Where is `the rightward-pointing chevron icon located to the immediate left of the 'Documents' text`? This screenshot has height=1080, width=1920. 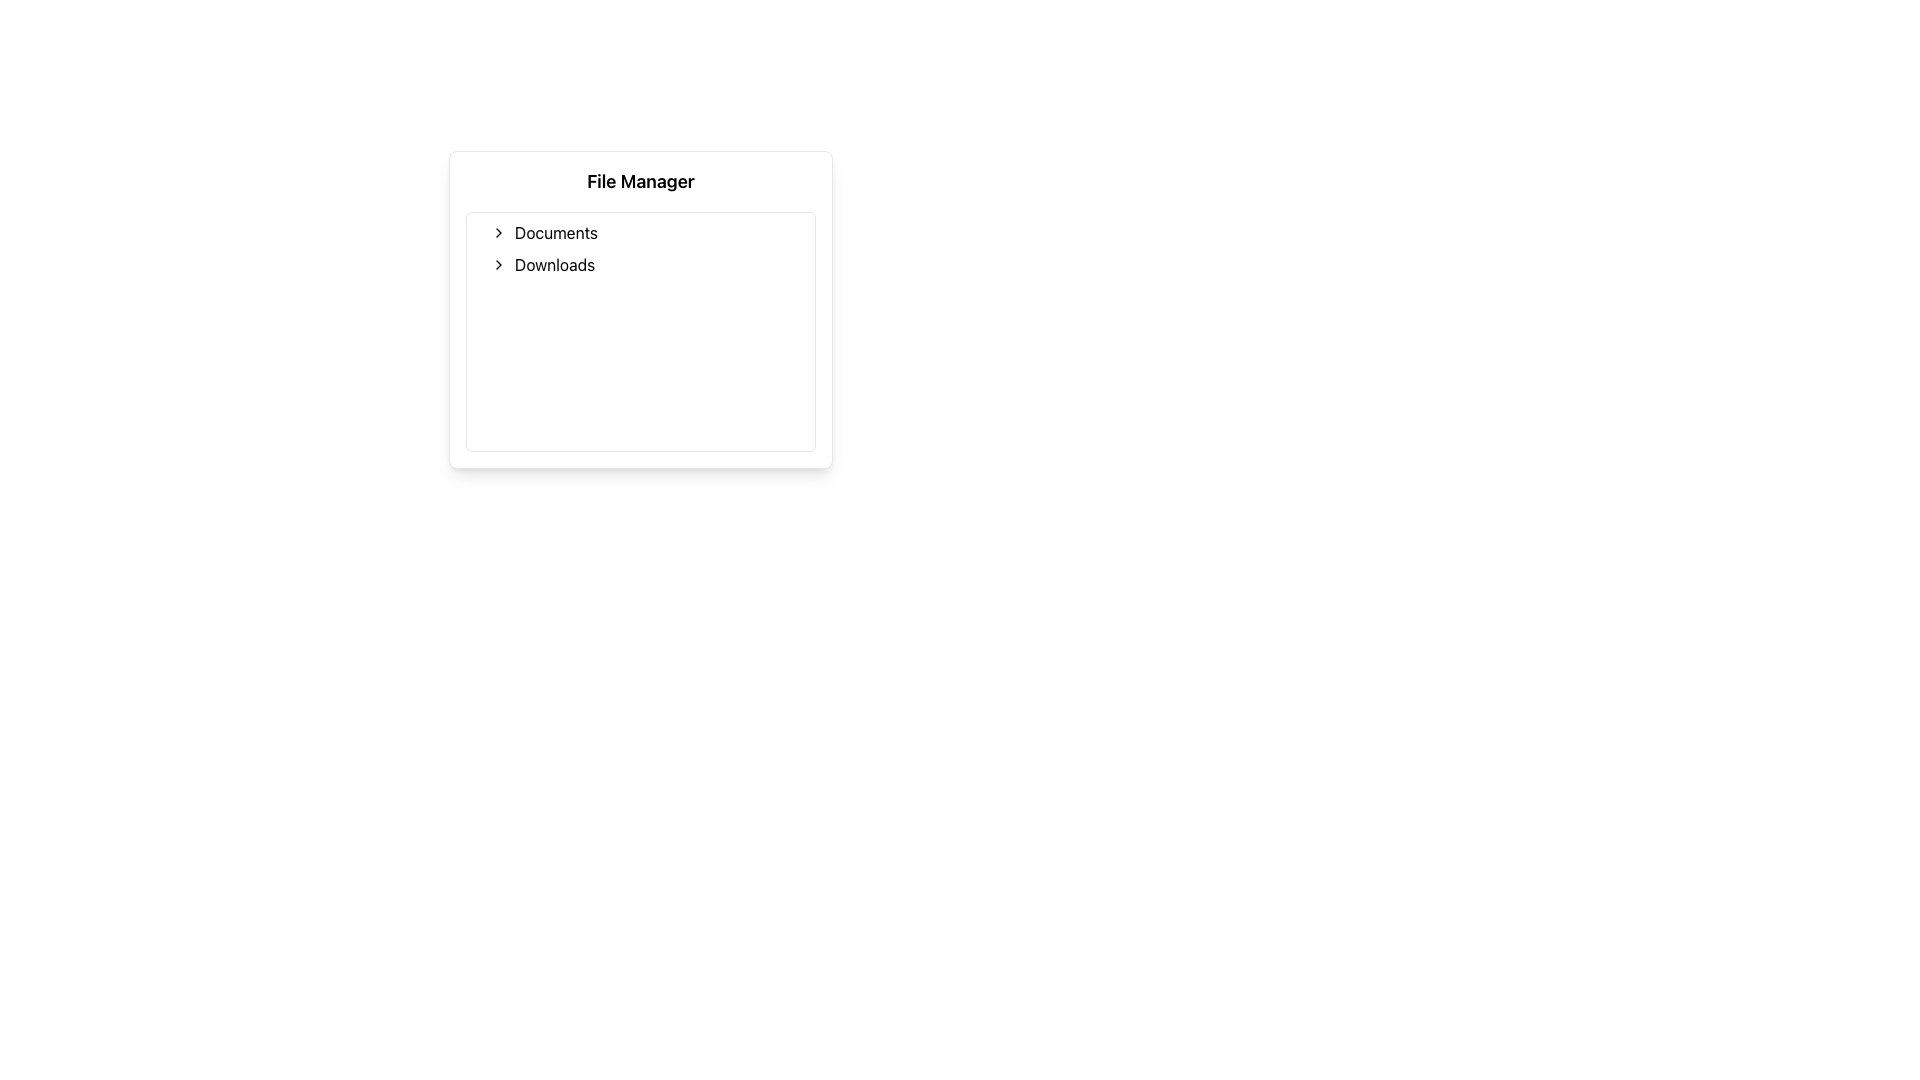 the rightward-pointing chevron icon located to the immediate left of the 'Documents' text is located at coordinates (499, 231).